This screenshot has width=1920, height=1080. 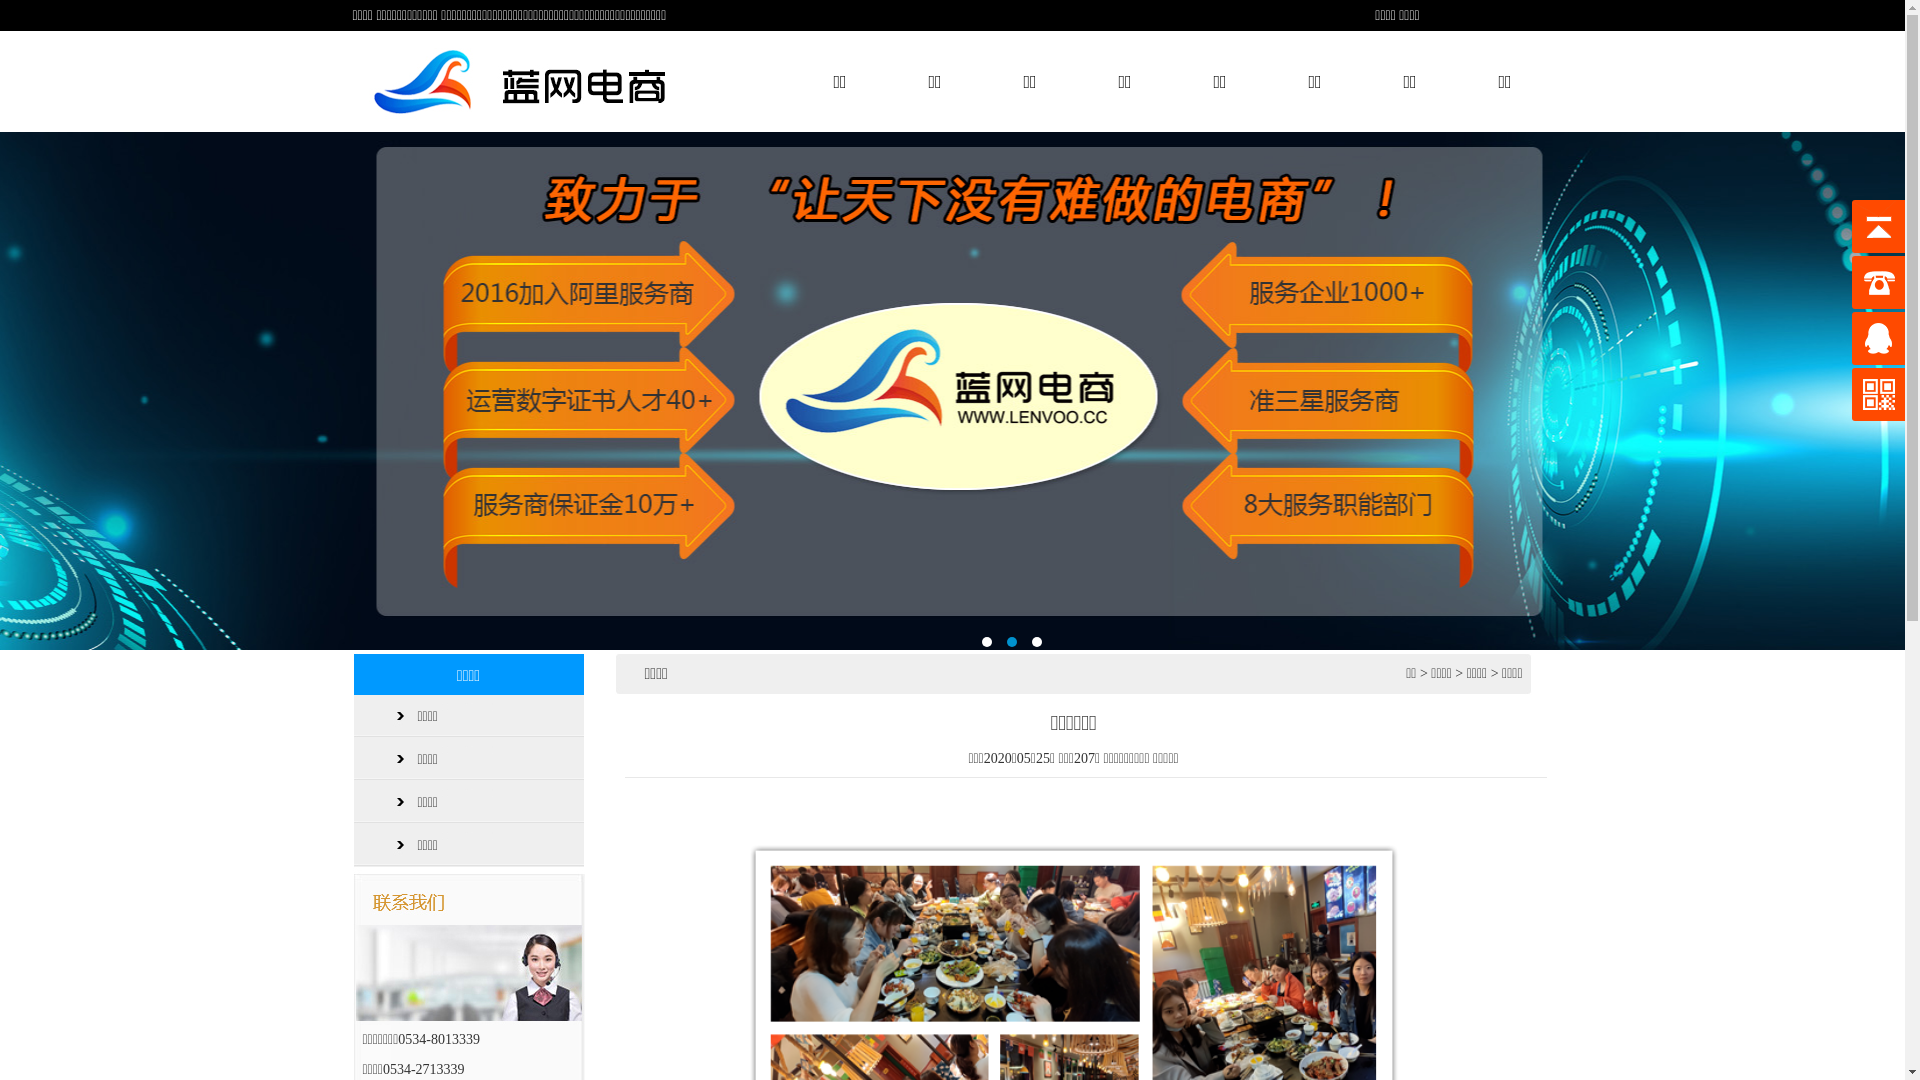 I want to click on '1', so click(x=987, y=641).